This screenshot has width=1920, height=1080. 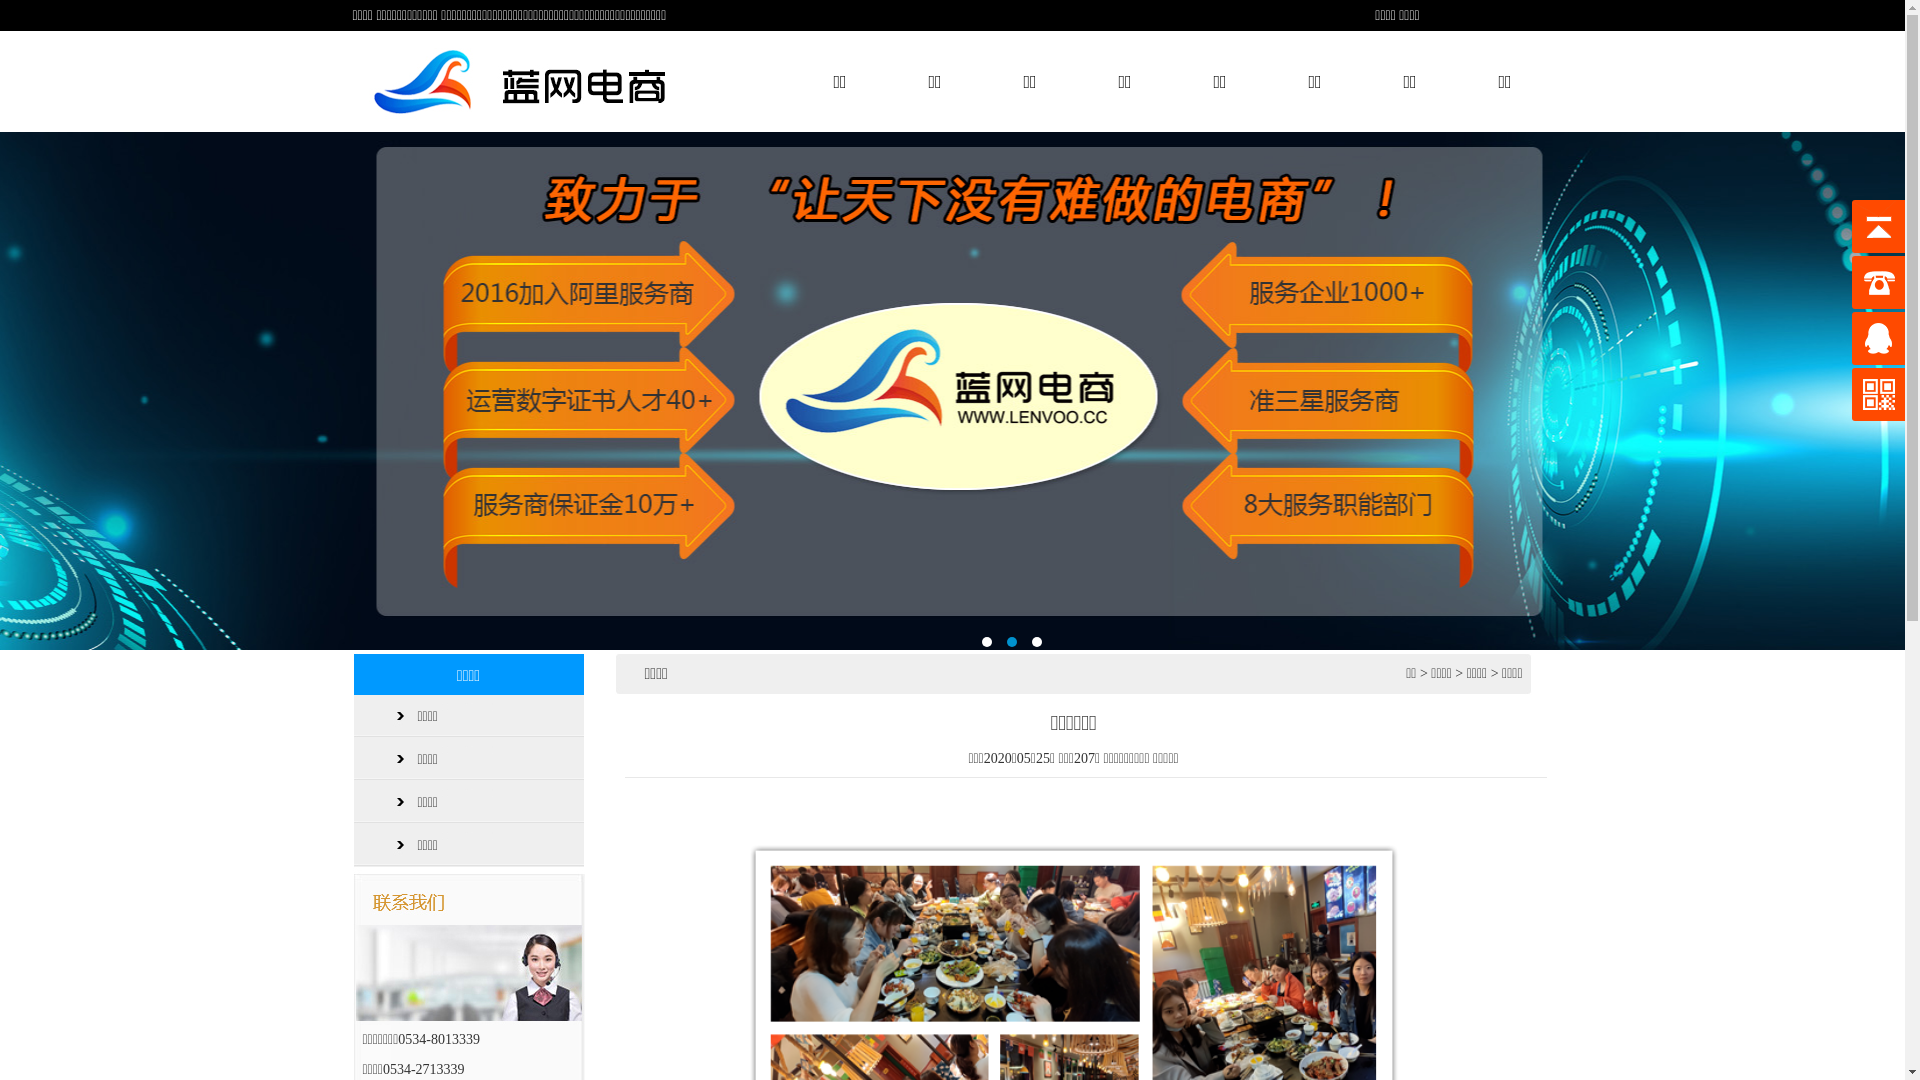 I want to click on '1', so click(x=987, y=641).